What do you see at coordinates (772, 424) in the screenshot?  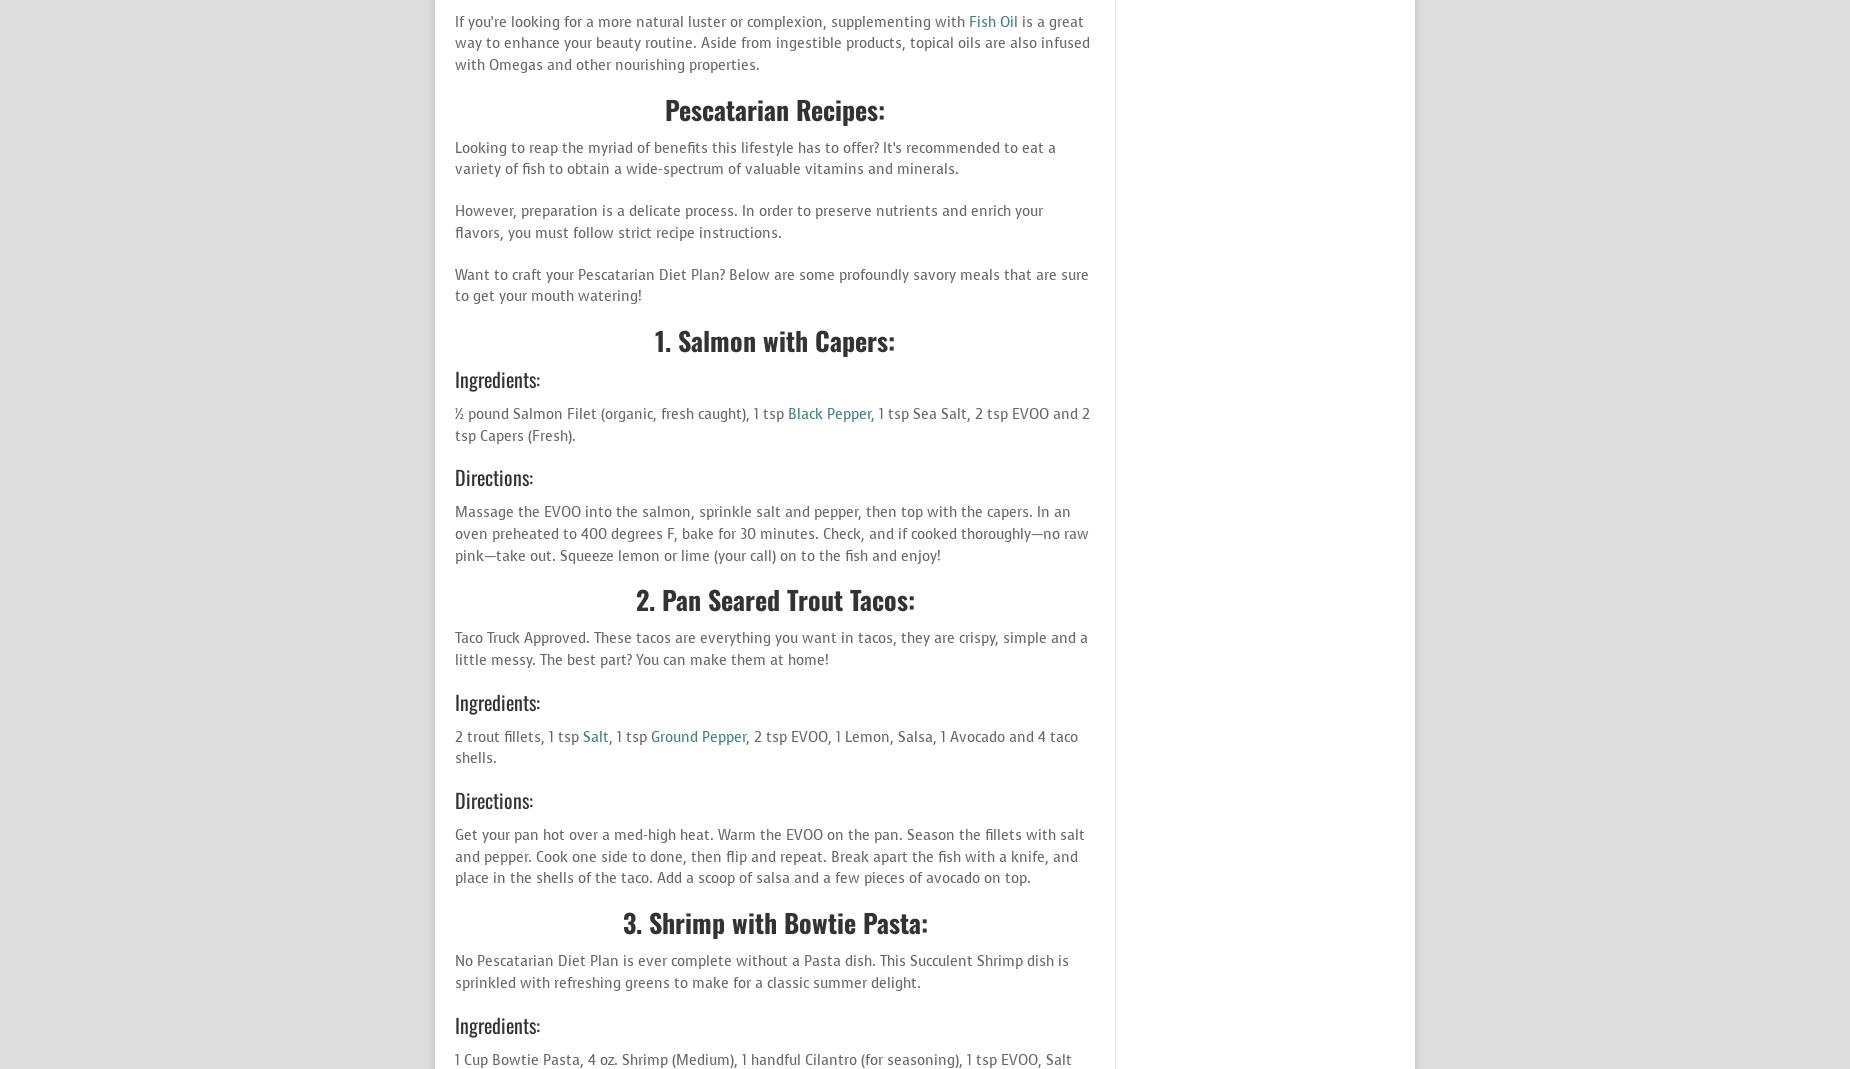 I see `'1 tsp Sea Salt, 2 tsp EVOO and 2 tsp Capers (Fresh).'` at bounding box center [772, 424].